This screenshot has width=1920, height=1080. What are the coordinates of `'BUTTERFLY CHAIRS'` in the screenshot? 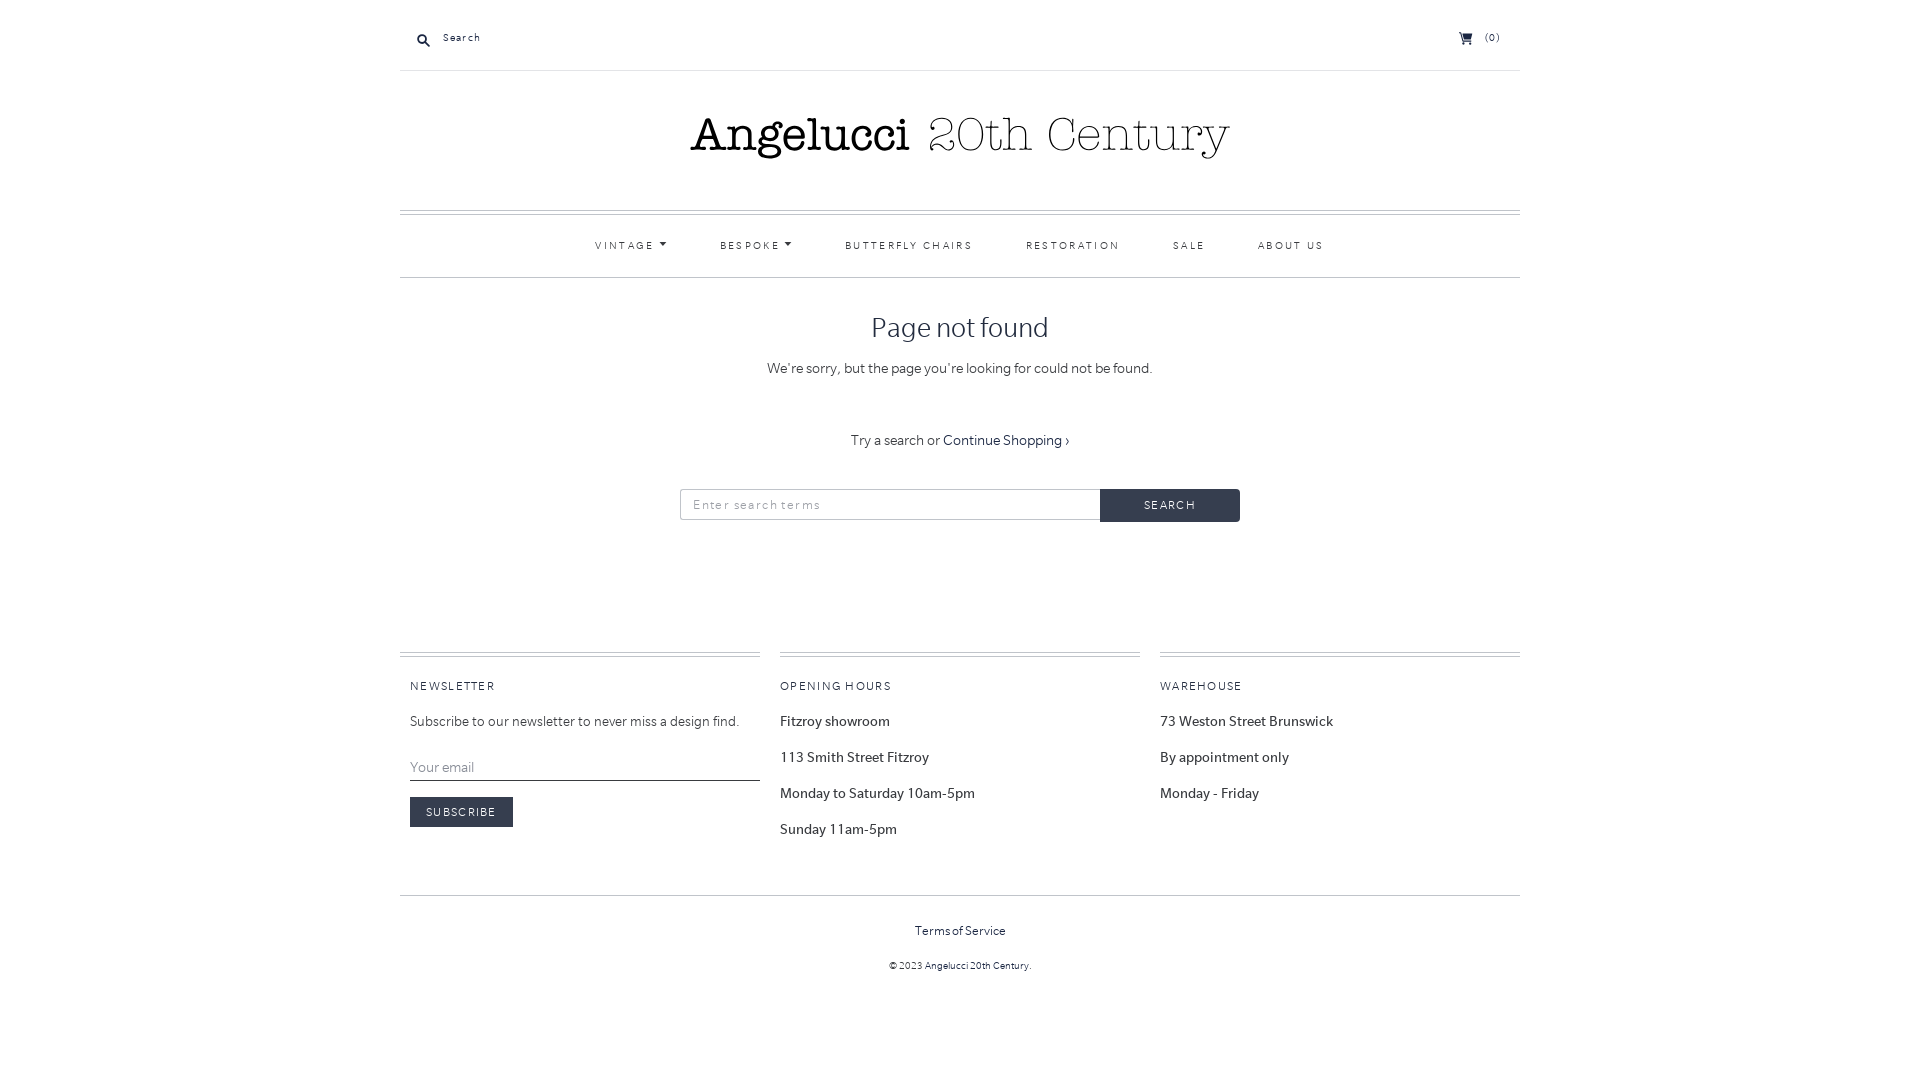 It's located at (821, 244).